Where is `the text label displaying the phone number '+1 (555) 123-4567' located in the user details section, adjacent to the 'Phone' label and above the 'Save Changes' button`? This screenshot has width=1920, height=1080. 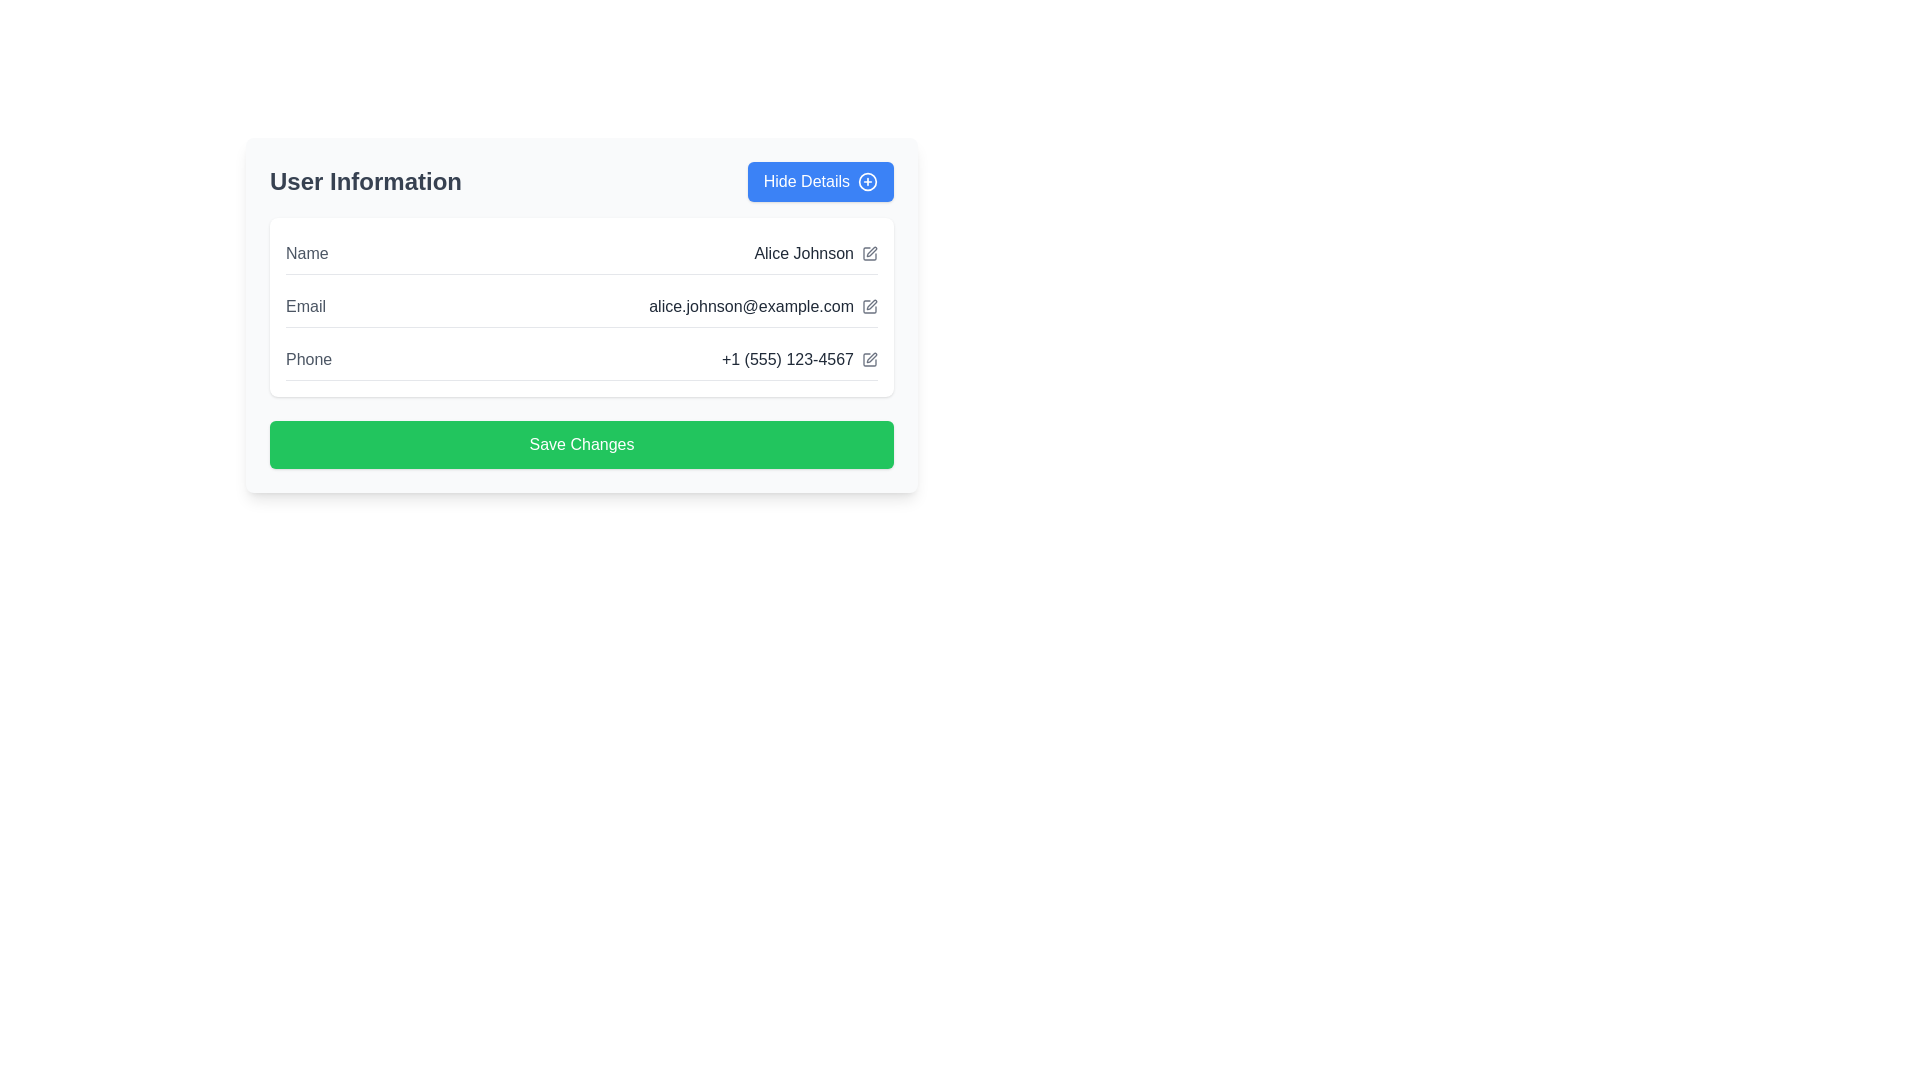
the text label displaying the phone number '+1 (555) 123-4567' located in the user details section, adjacent to the 'Phone' label and above the 'Save Changes' button is located at coordinates (798, 358).